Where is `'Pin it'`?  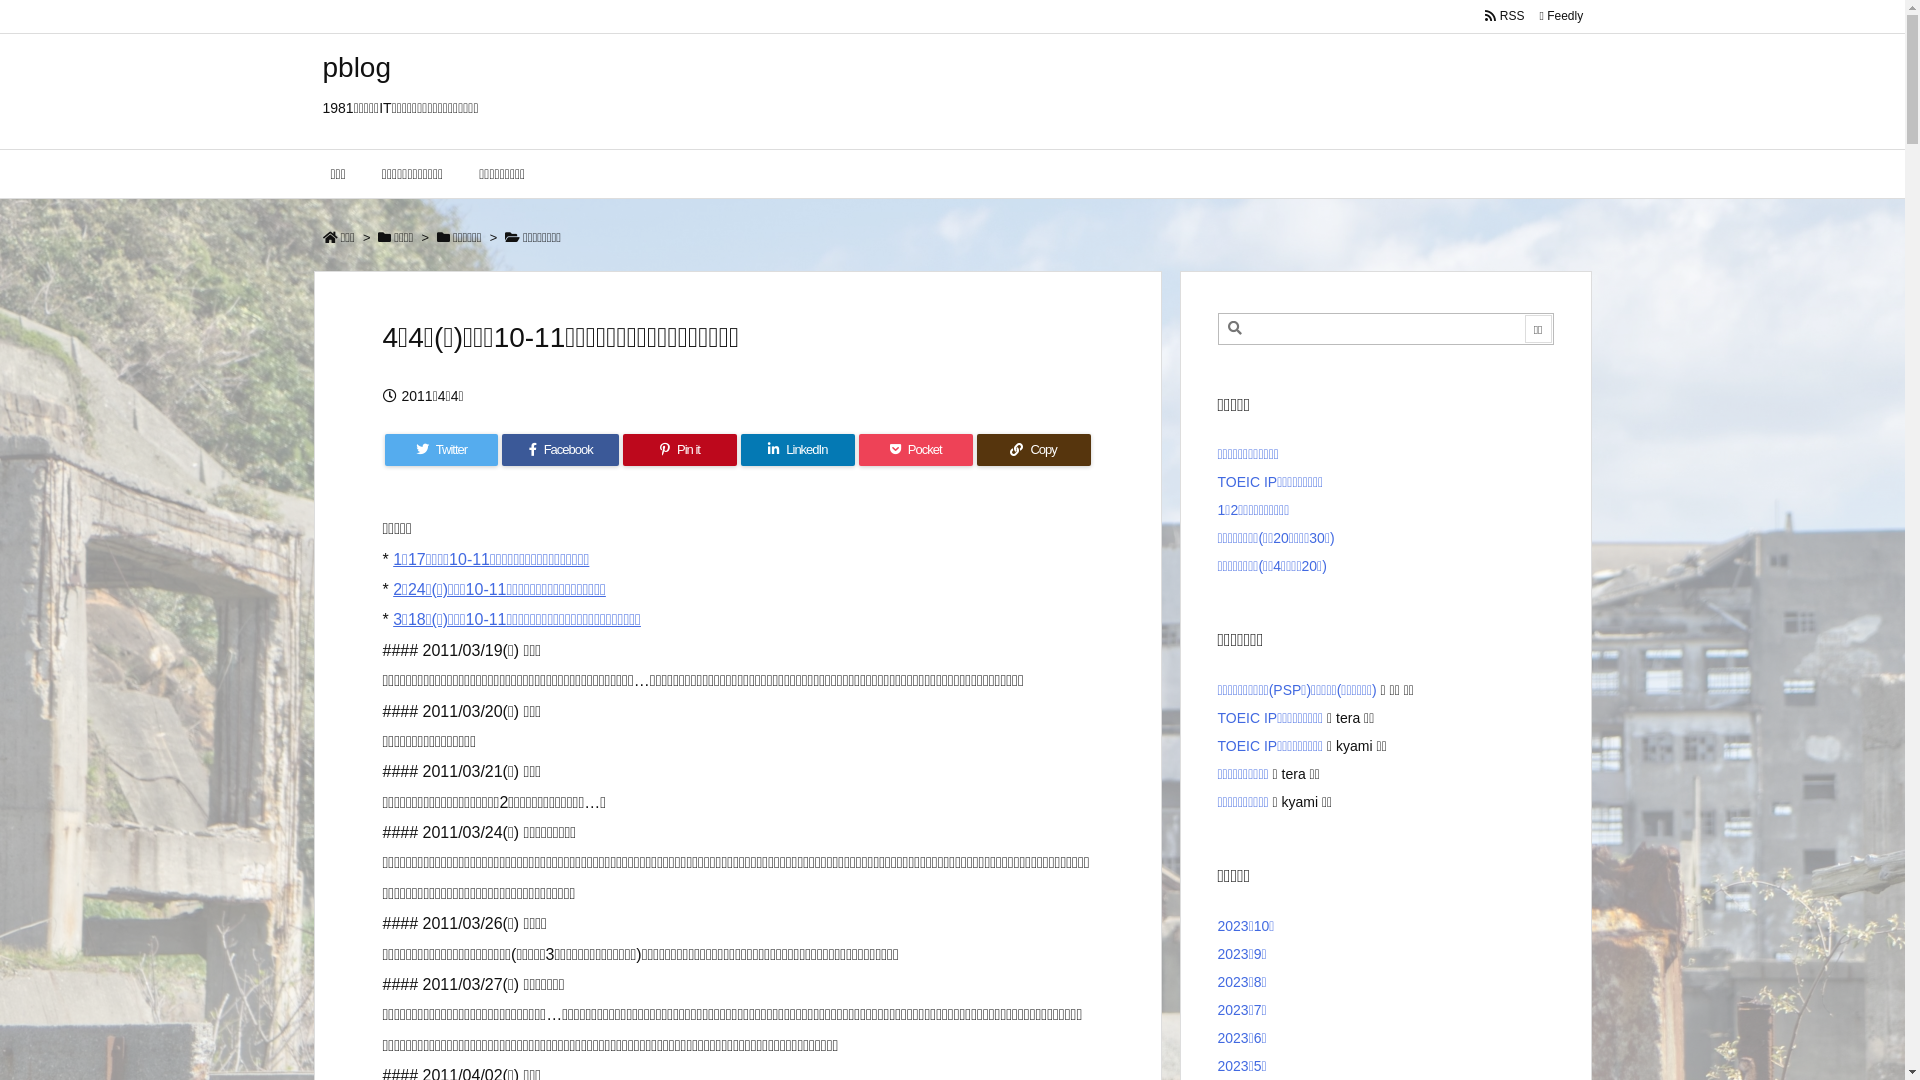 'Pin it' is located at coordinates (680, 450).